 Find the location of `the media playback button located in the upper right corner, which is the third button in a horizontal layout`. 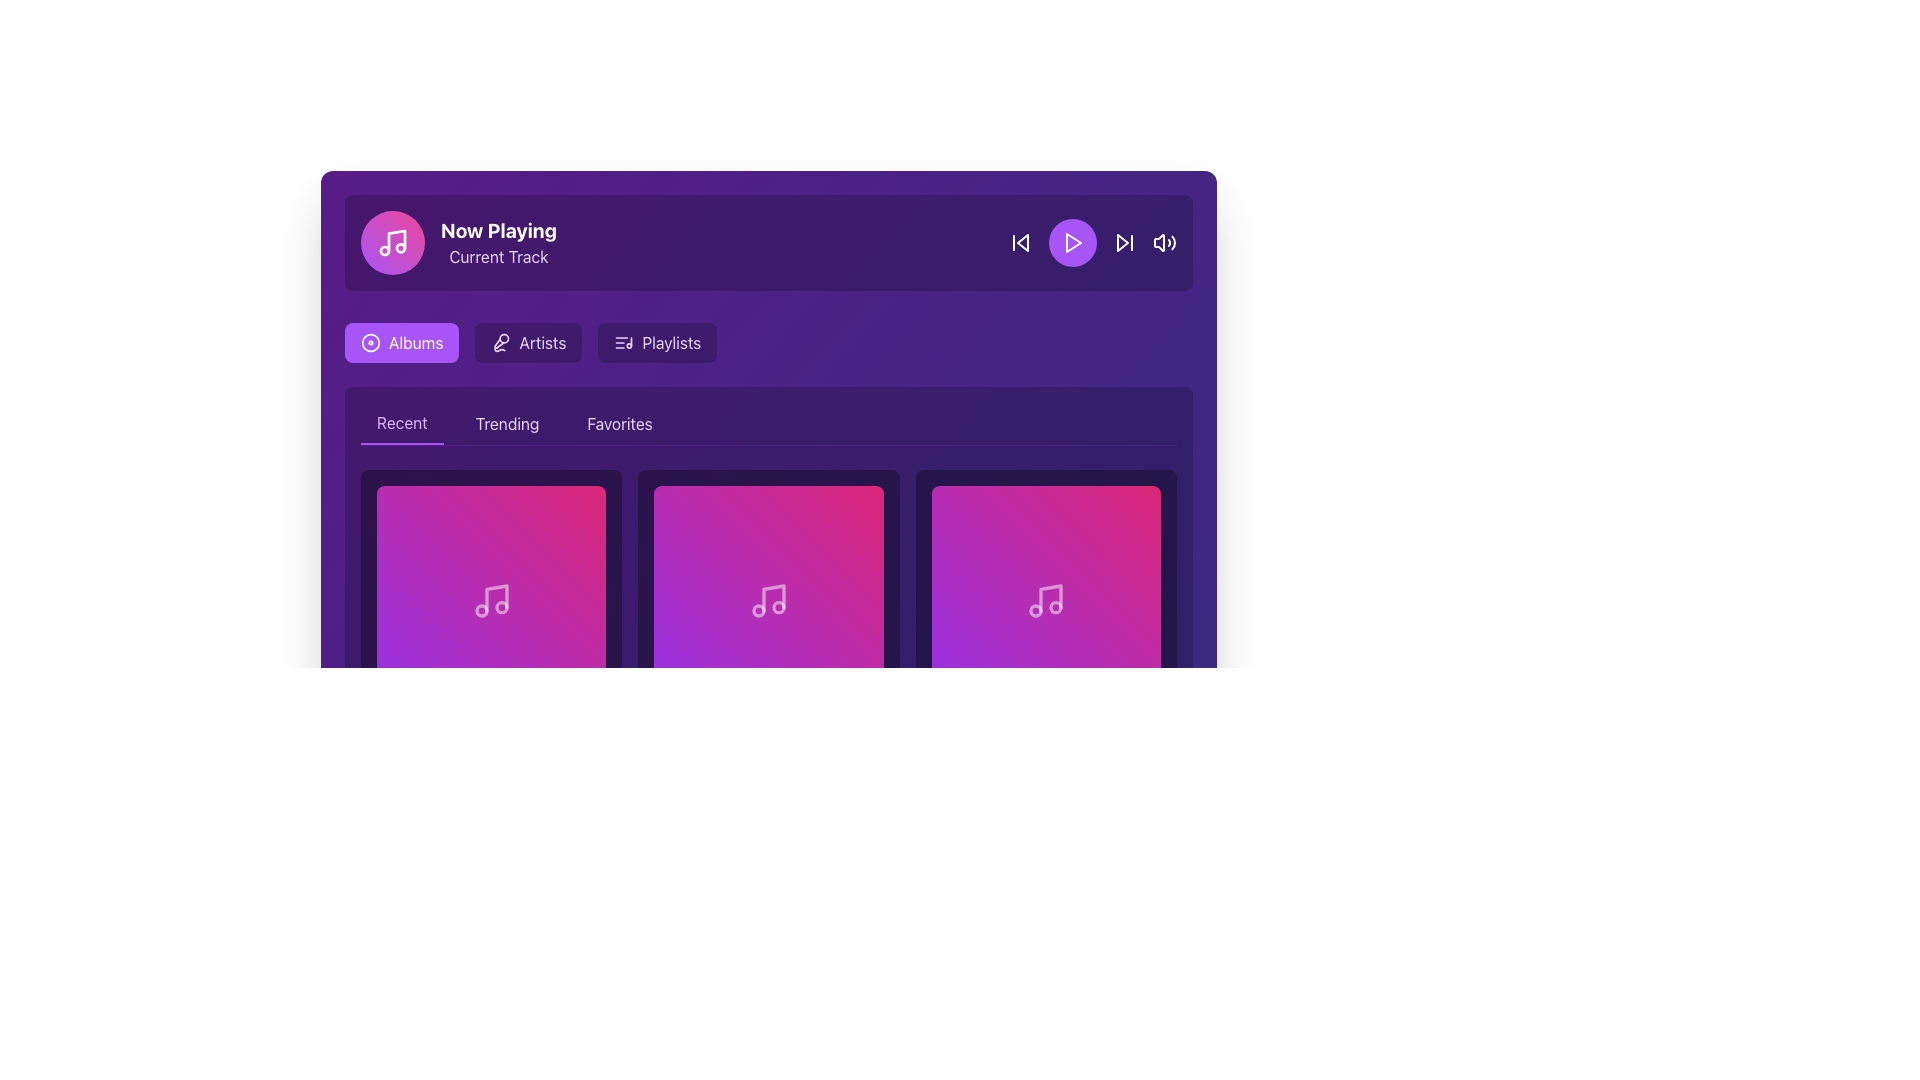

the media playback button located in the upper right corner, which is the third button in a horizontal layout is located at coordinates (1092, 242).